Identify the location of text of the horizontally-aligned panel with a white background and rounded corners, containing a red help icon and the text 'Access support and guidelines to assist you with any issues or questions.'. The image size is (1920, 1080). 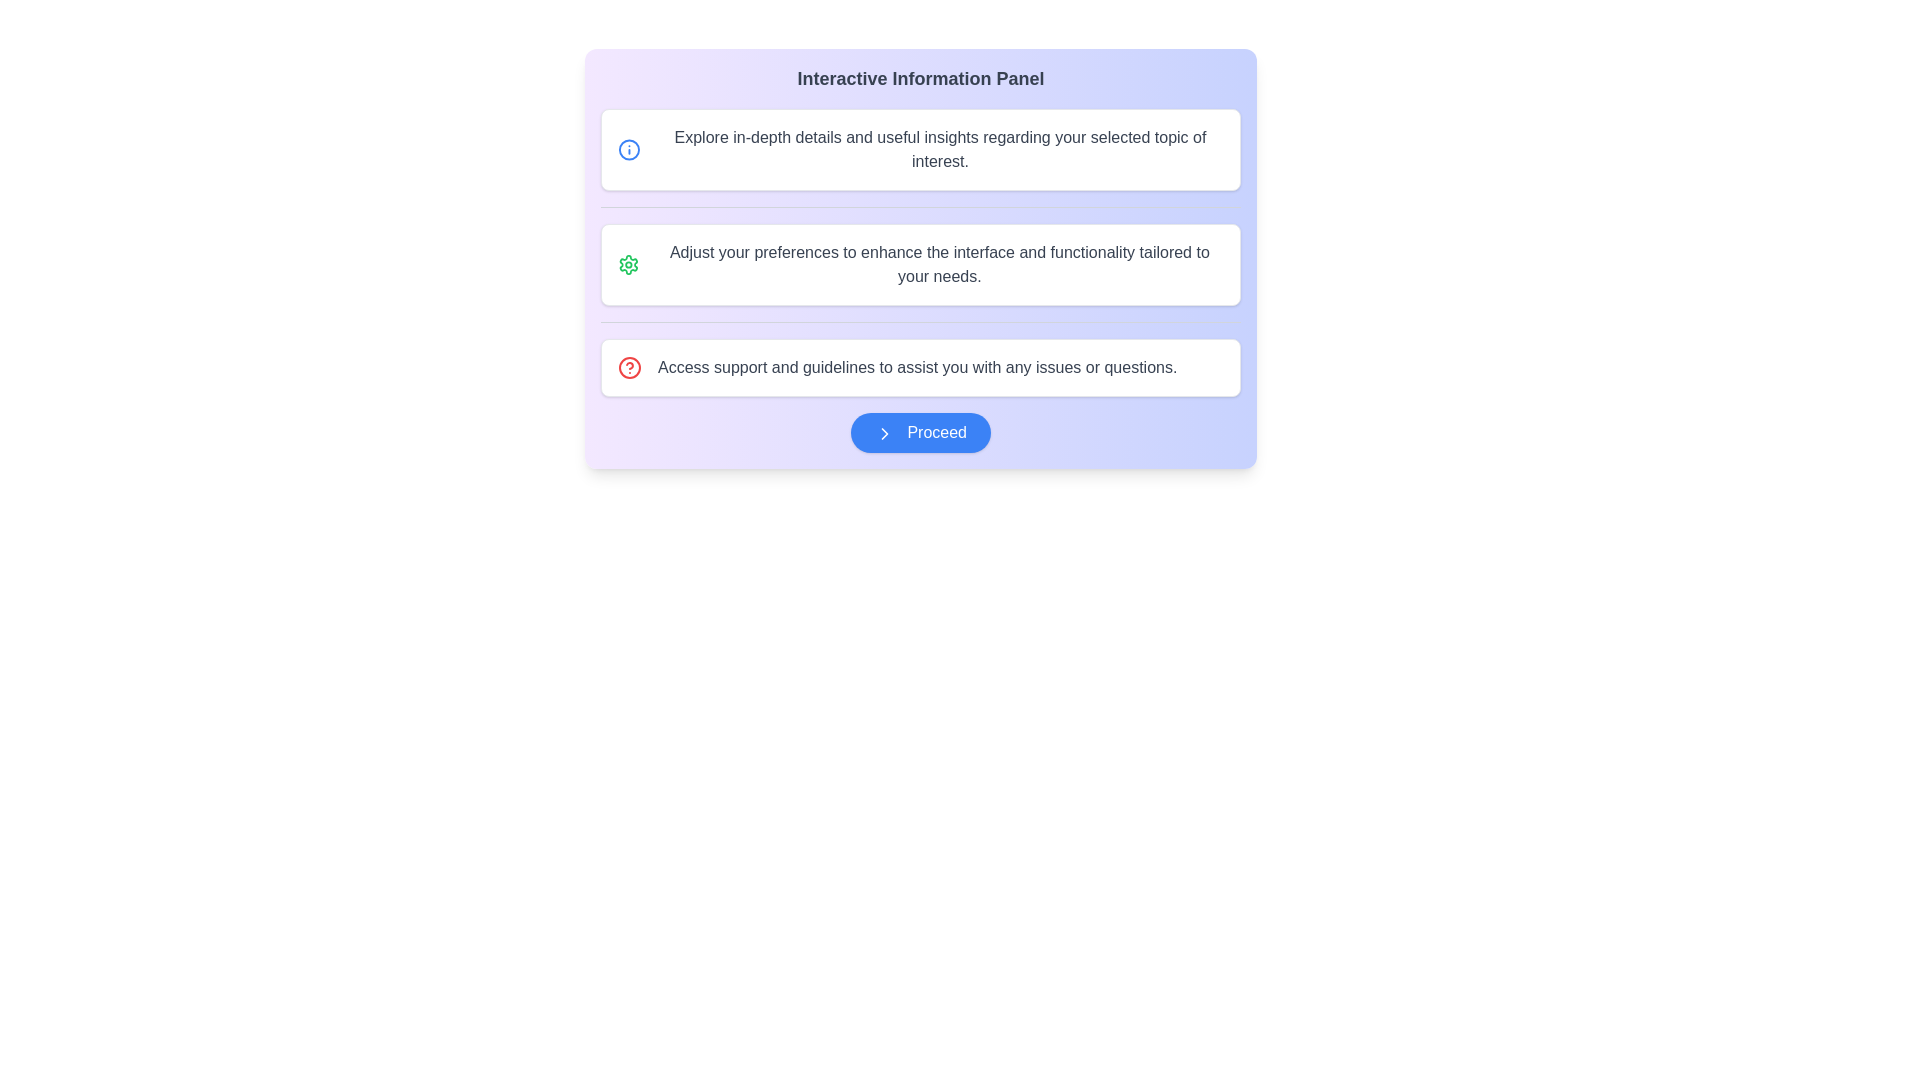
(920, 367).